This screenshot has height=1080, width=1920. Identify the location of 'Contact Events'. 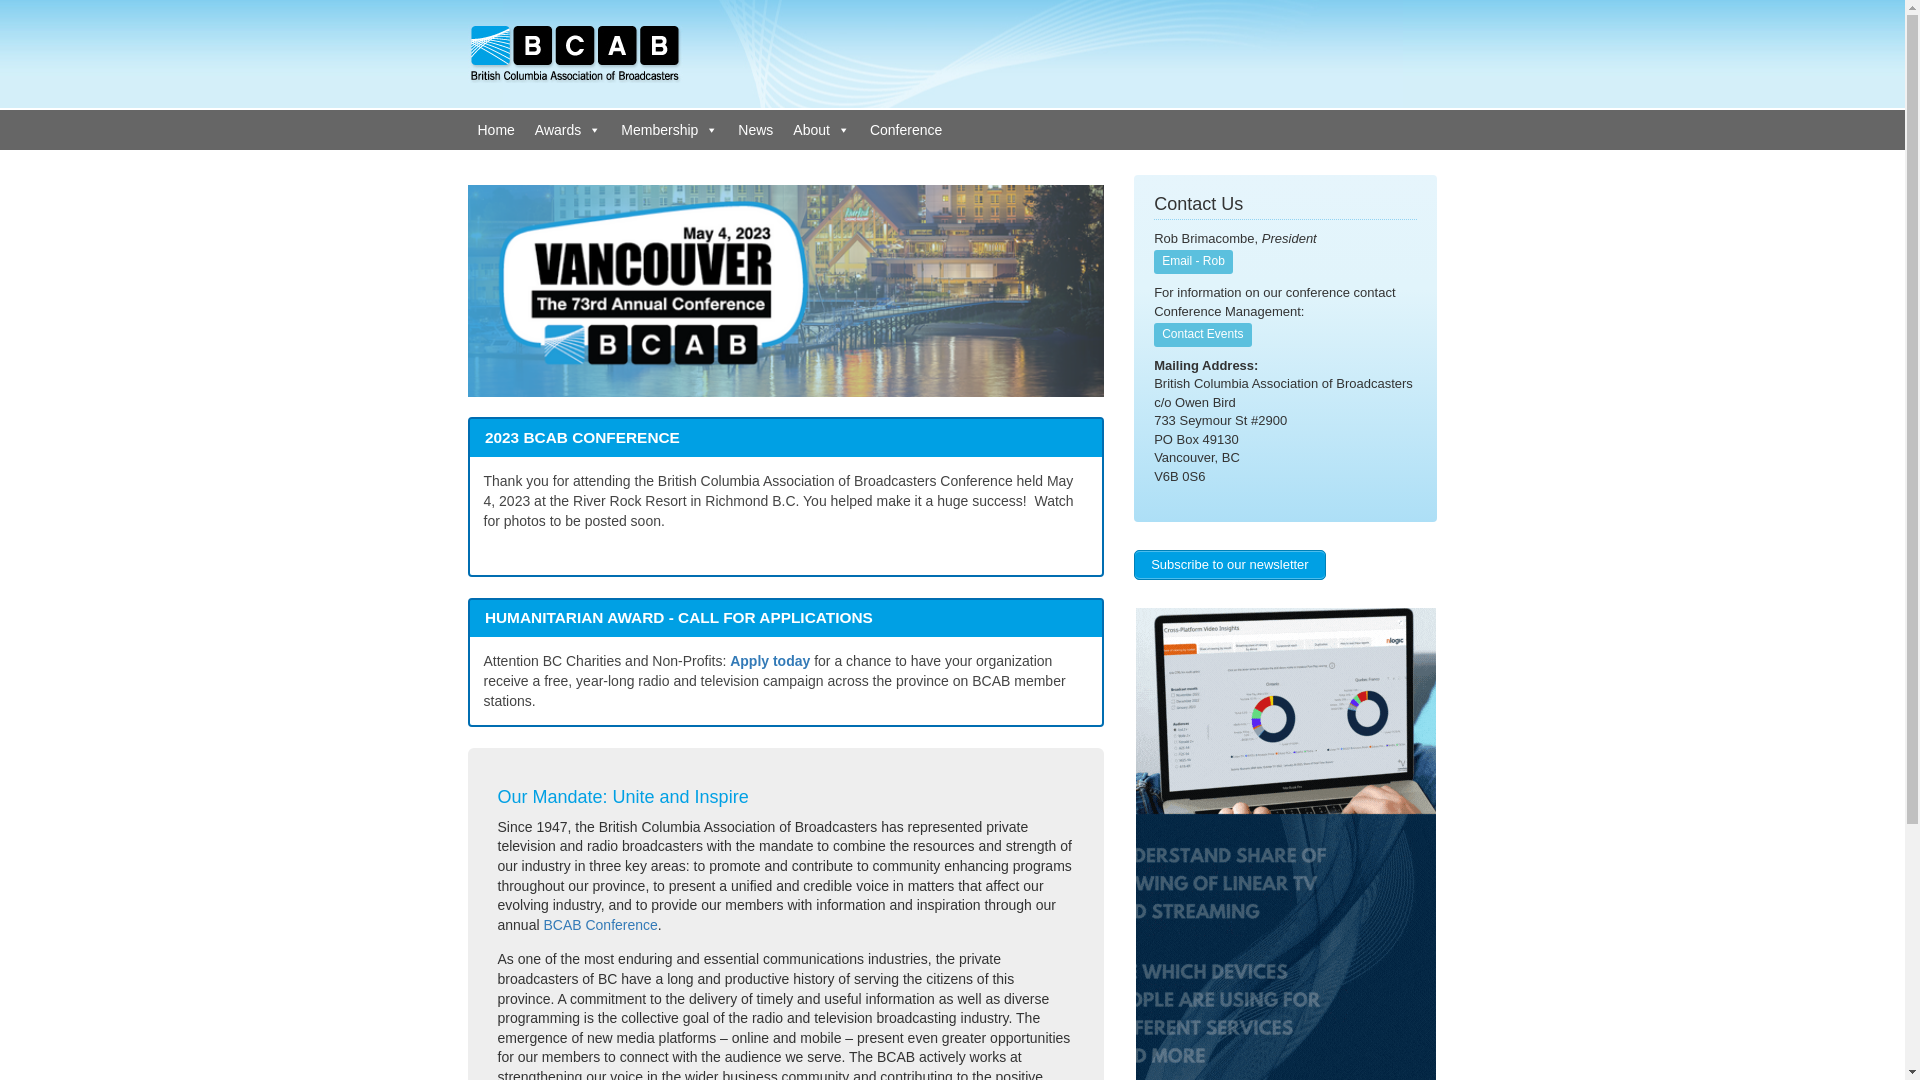
(1201, 334).